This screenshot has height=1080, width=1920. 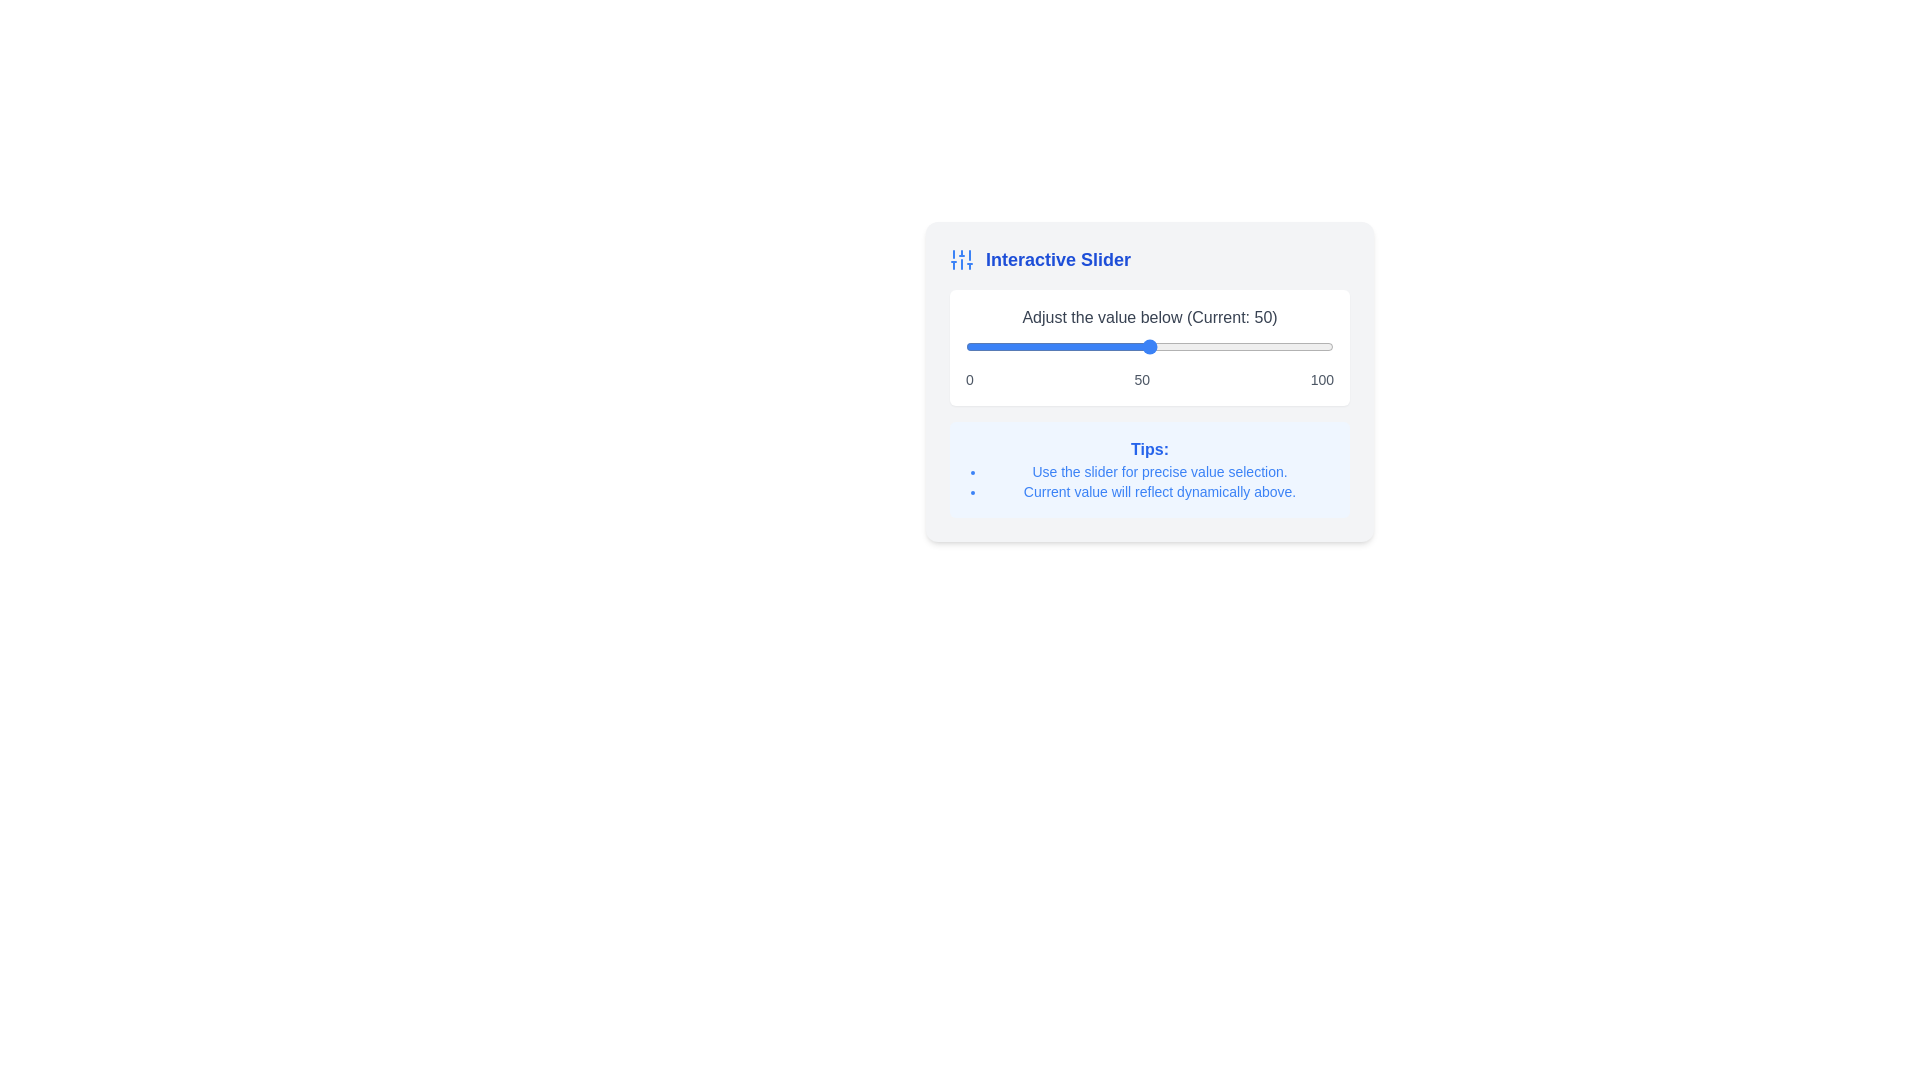 I want to click on the text label displaying the value '50', which is centrally positioned between the labels '0' and '100' on the slider widget, so click(x=1142, y=380).